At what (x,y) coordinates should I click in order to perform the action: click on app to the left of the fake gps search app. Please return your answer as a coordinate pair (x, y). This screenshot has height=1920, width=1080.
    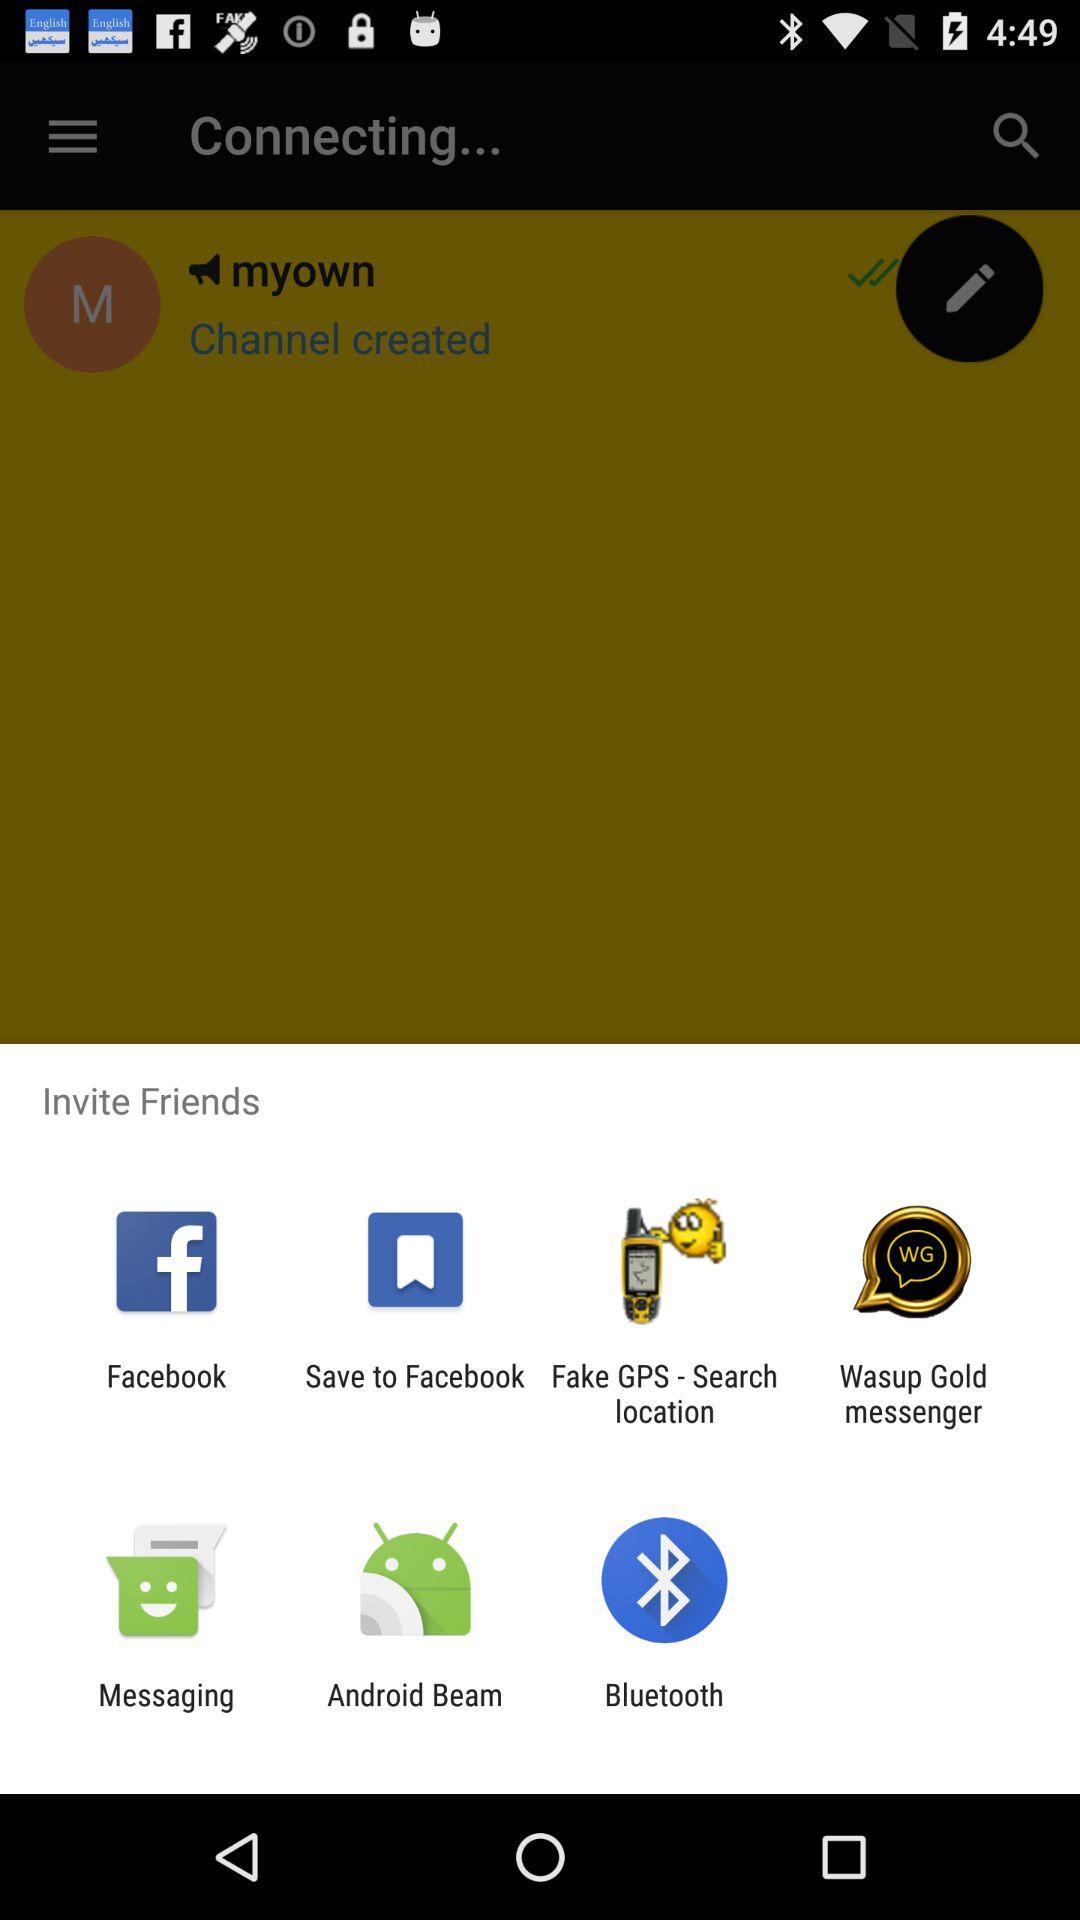
    Looking at the image, I should click on (414, 1392).